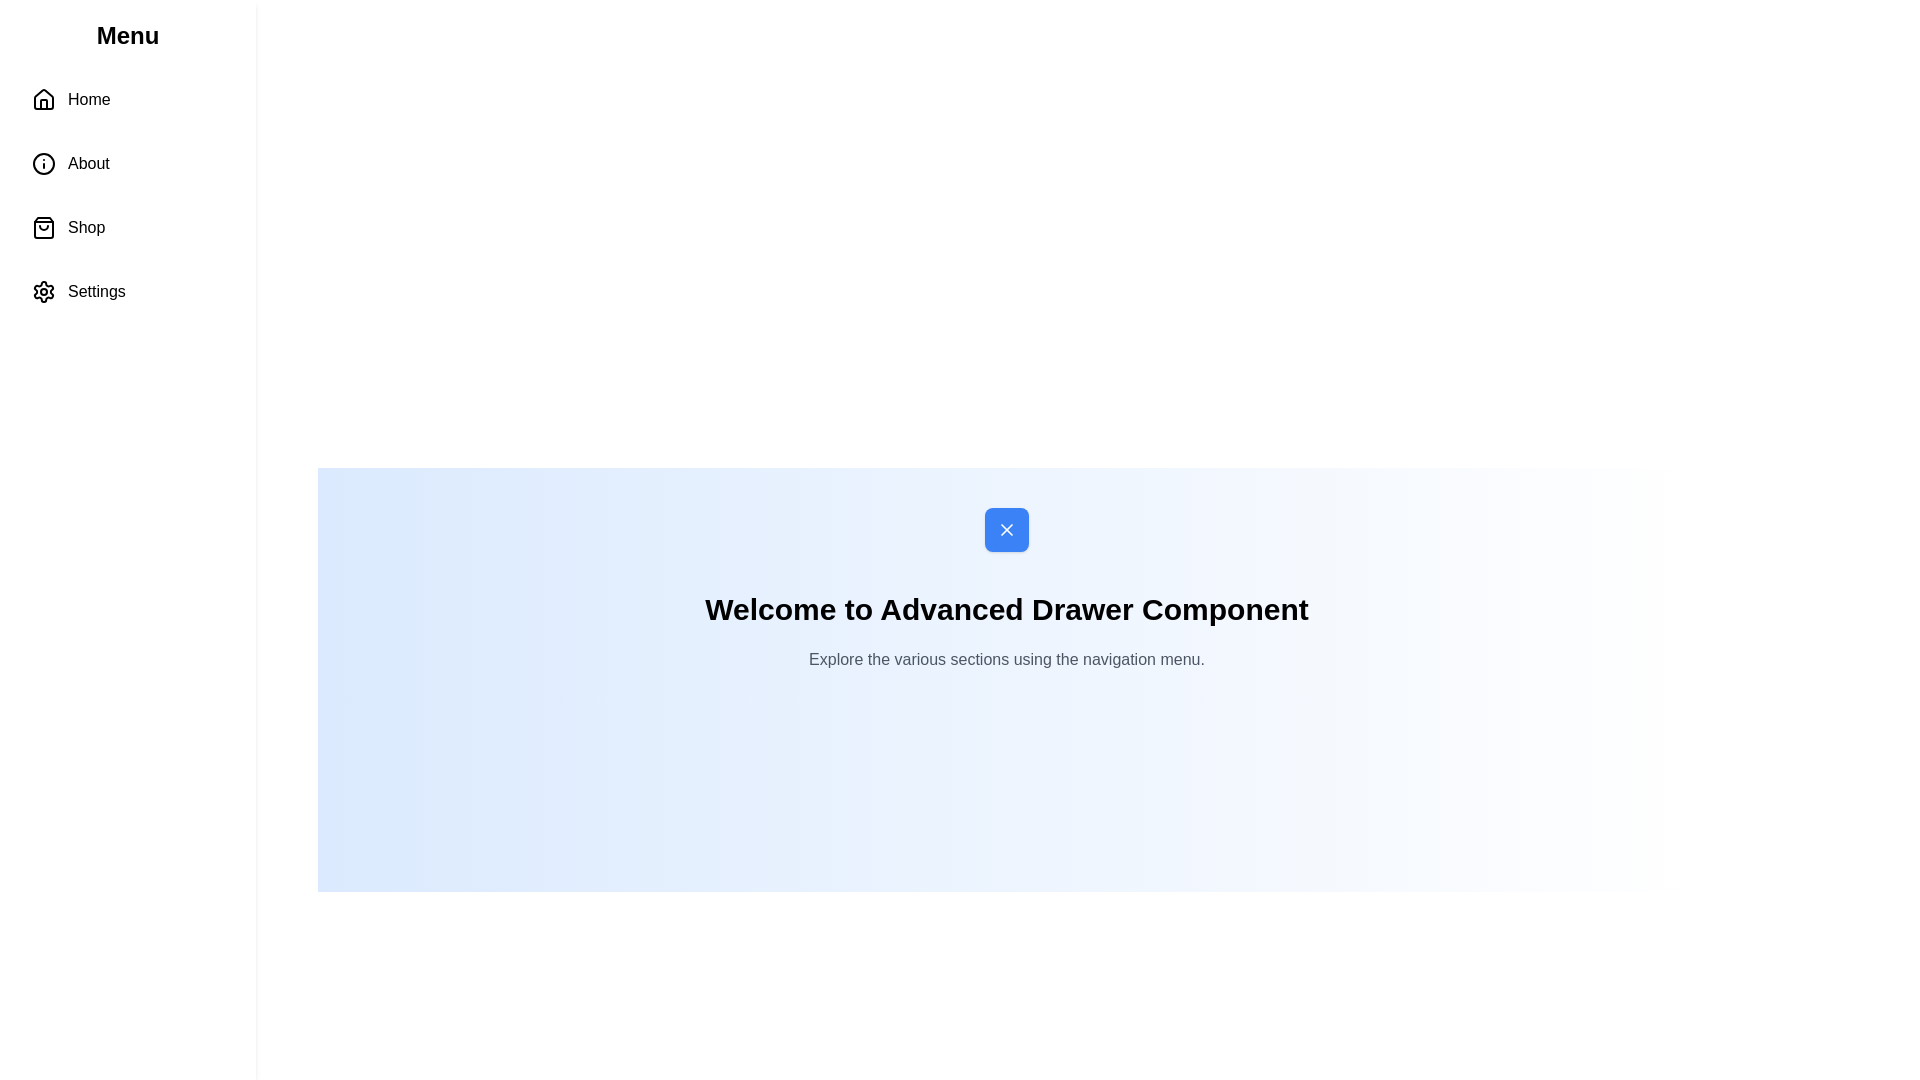  Describe the element at coordinates (1007, 608) in the screenshot. I see `the prominently styled heading with large, bold text reading 'Welcome to Advanced Drawer Component'` at that location.